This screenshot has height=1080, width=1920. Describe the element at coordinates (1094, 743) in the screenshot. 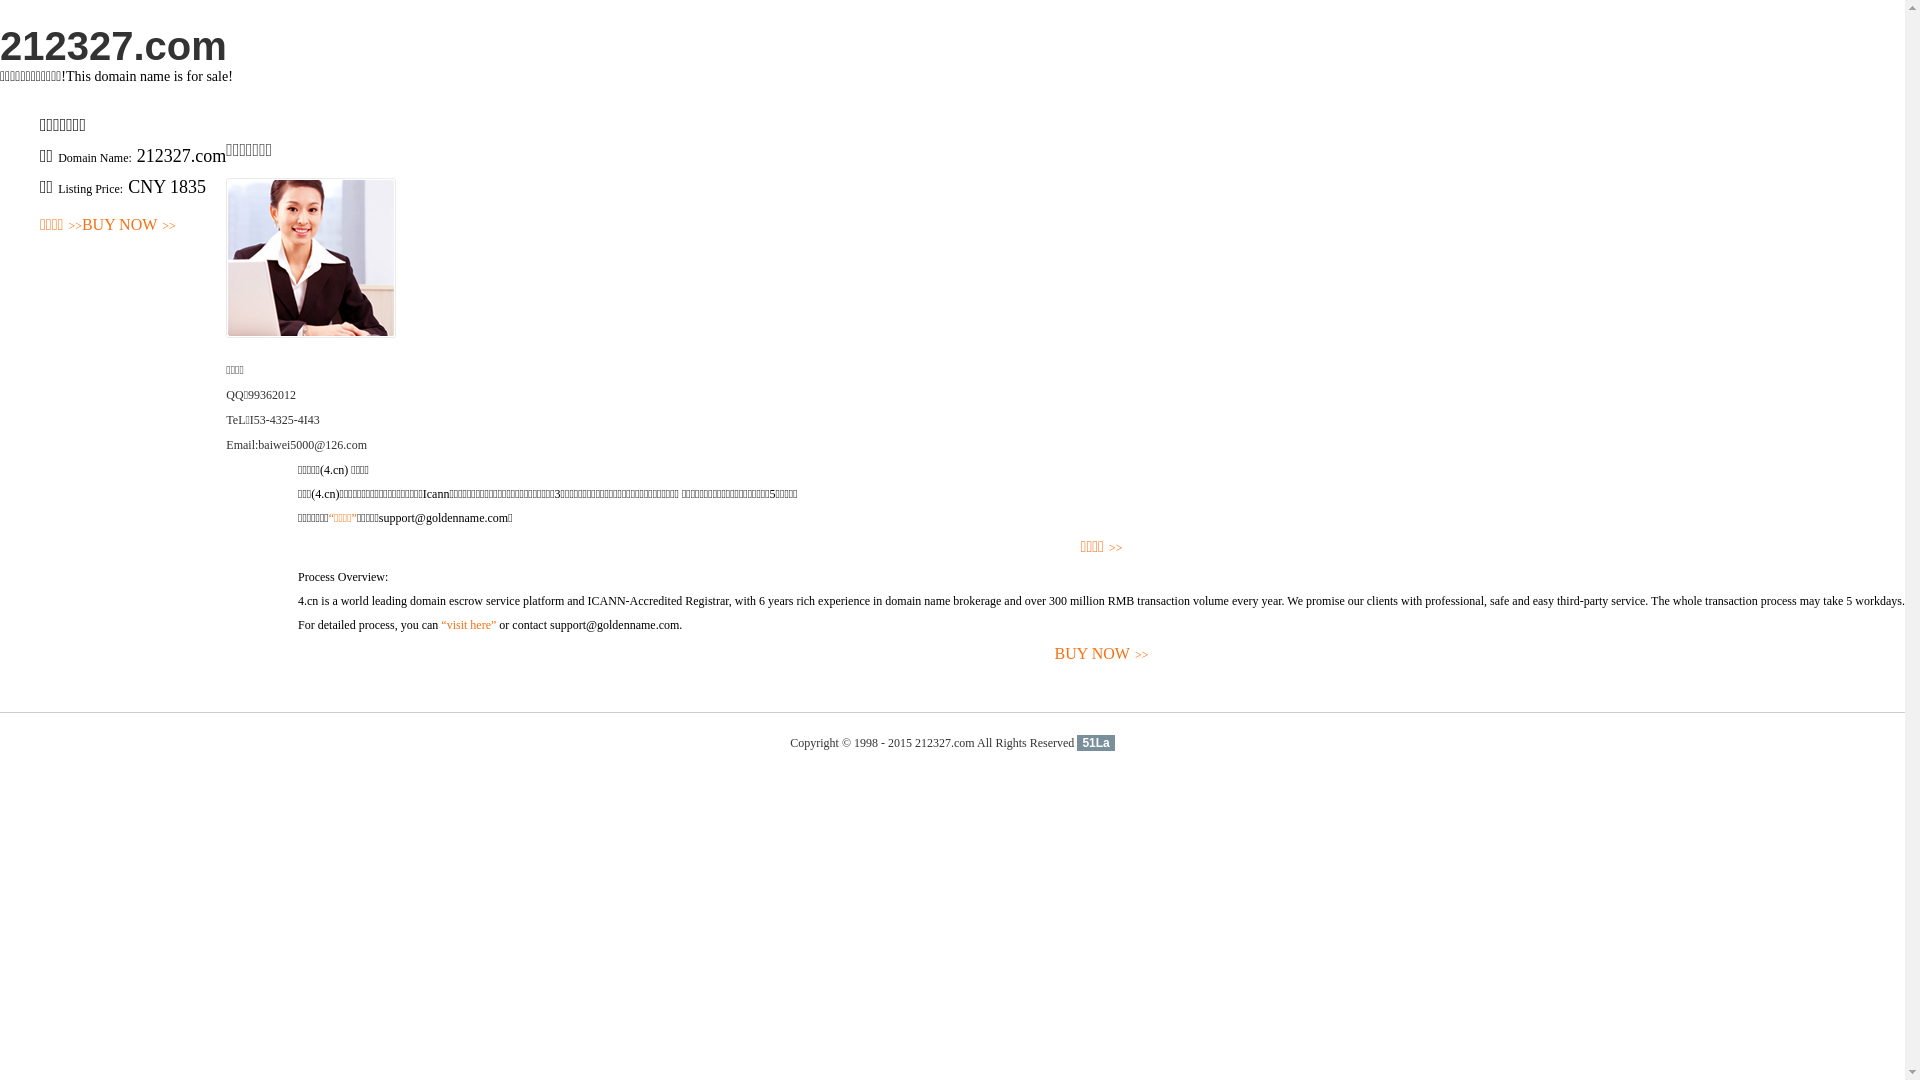

I see `'51La'` at that location.